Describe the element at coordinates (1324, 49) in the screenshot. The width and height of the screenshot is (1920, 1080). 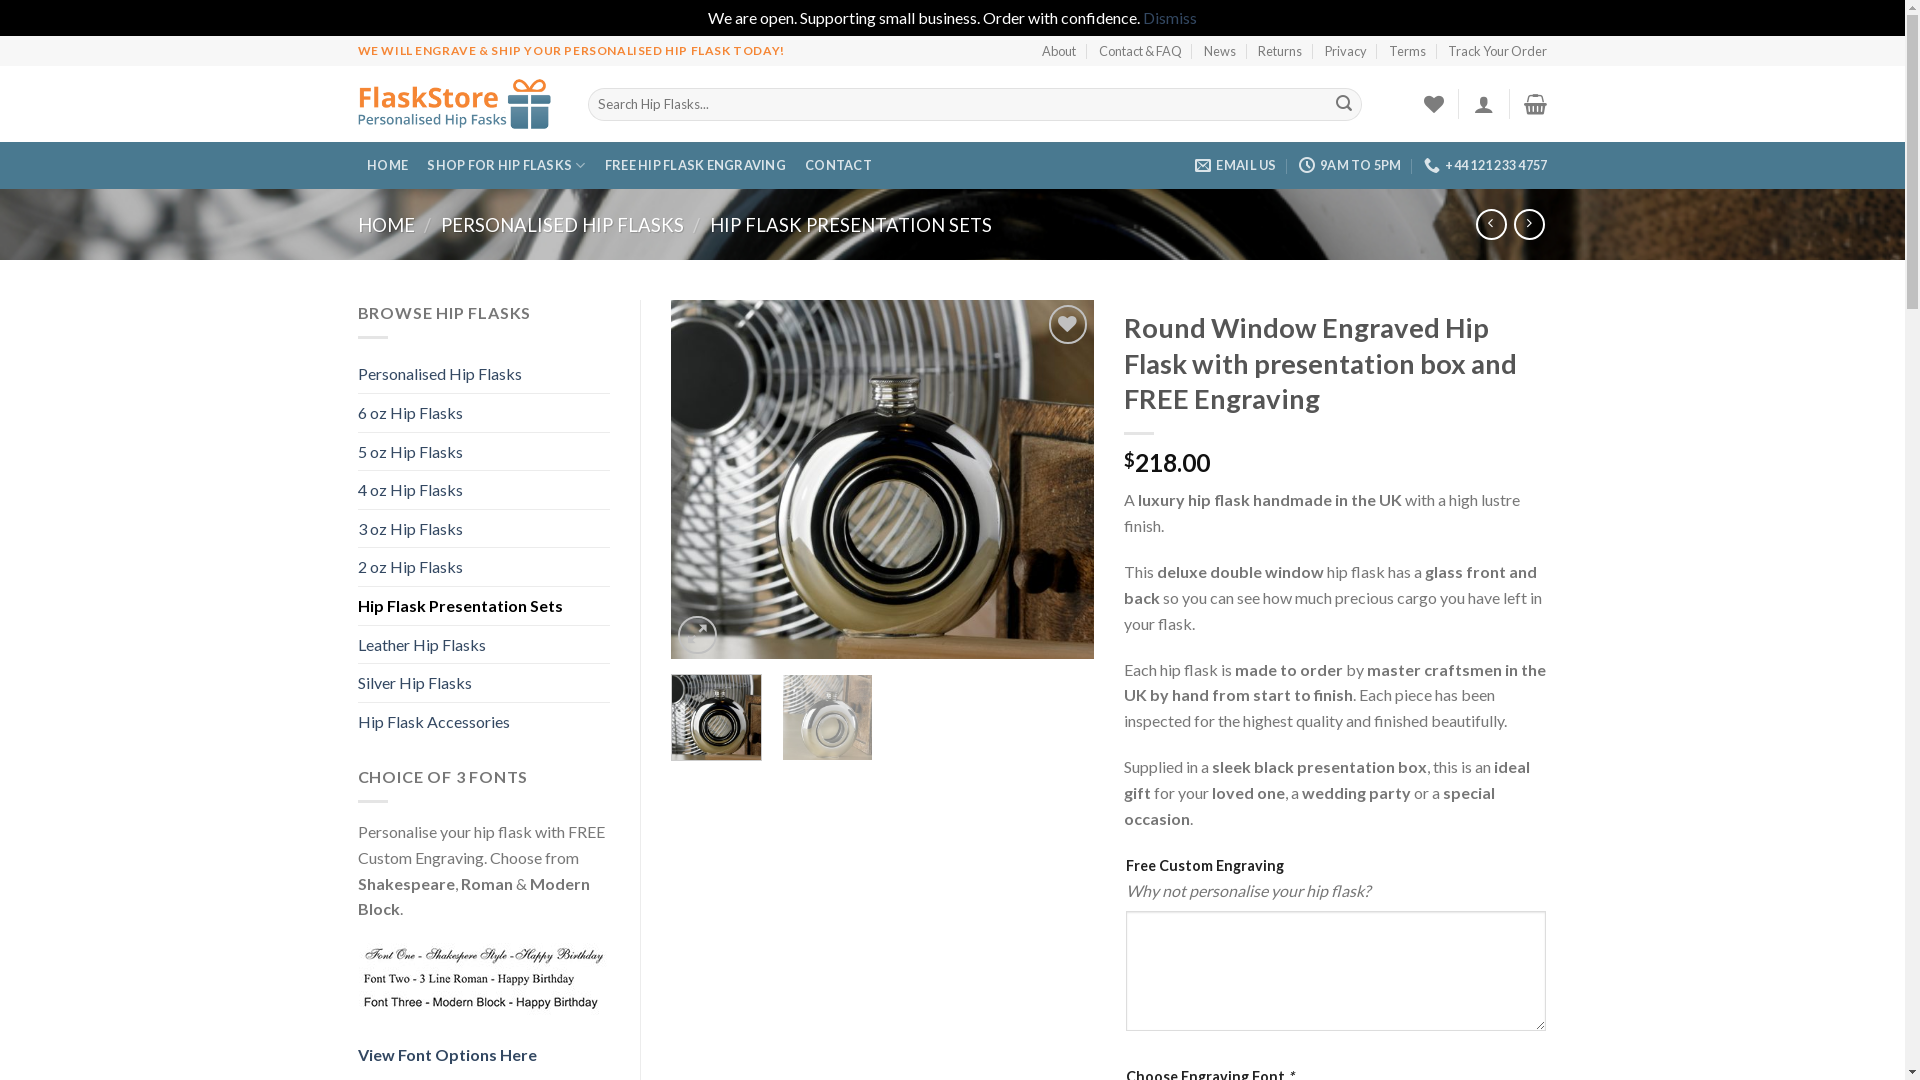
I see `'Privacy'` at that location.